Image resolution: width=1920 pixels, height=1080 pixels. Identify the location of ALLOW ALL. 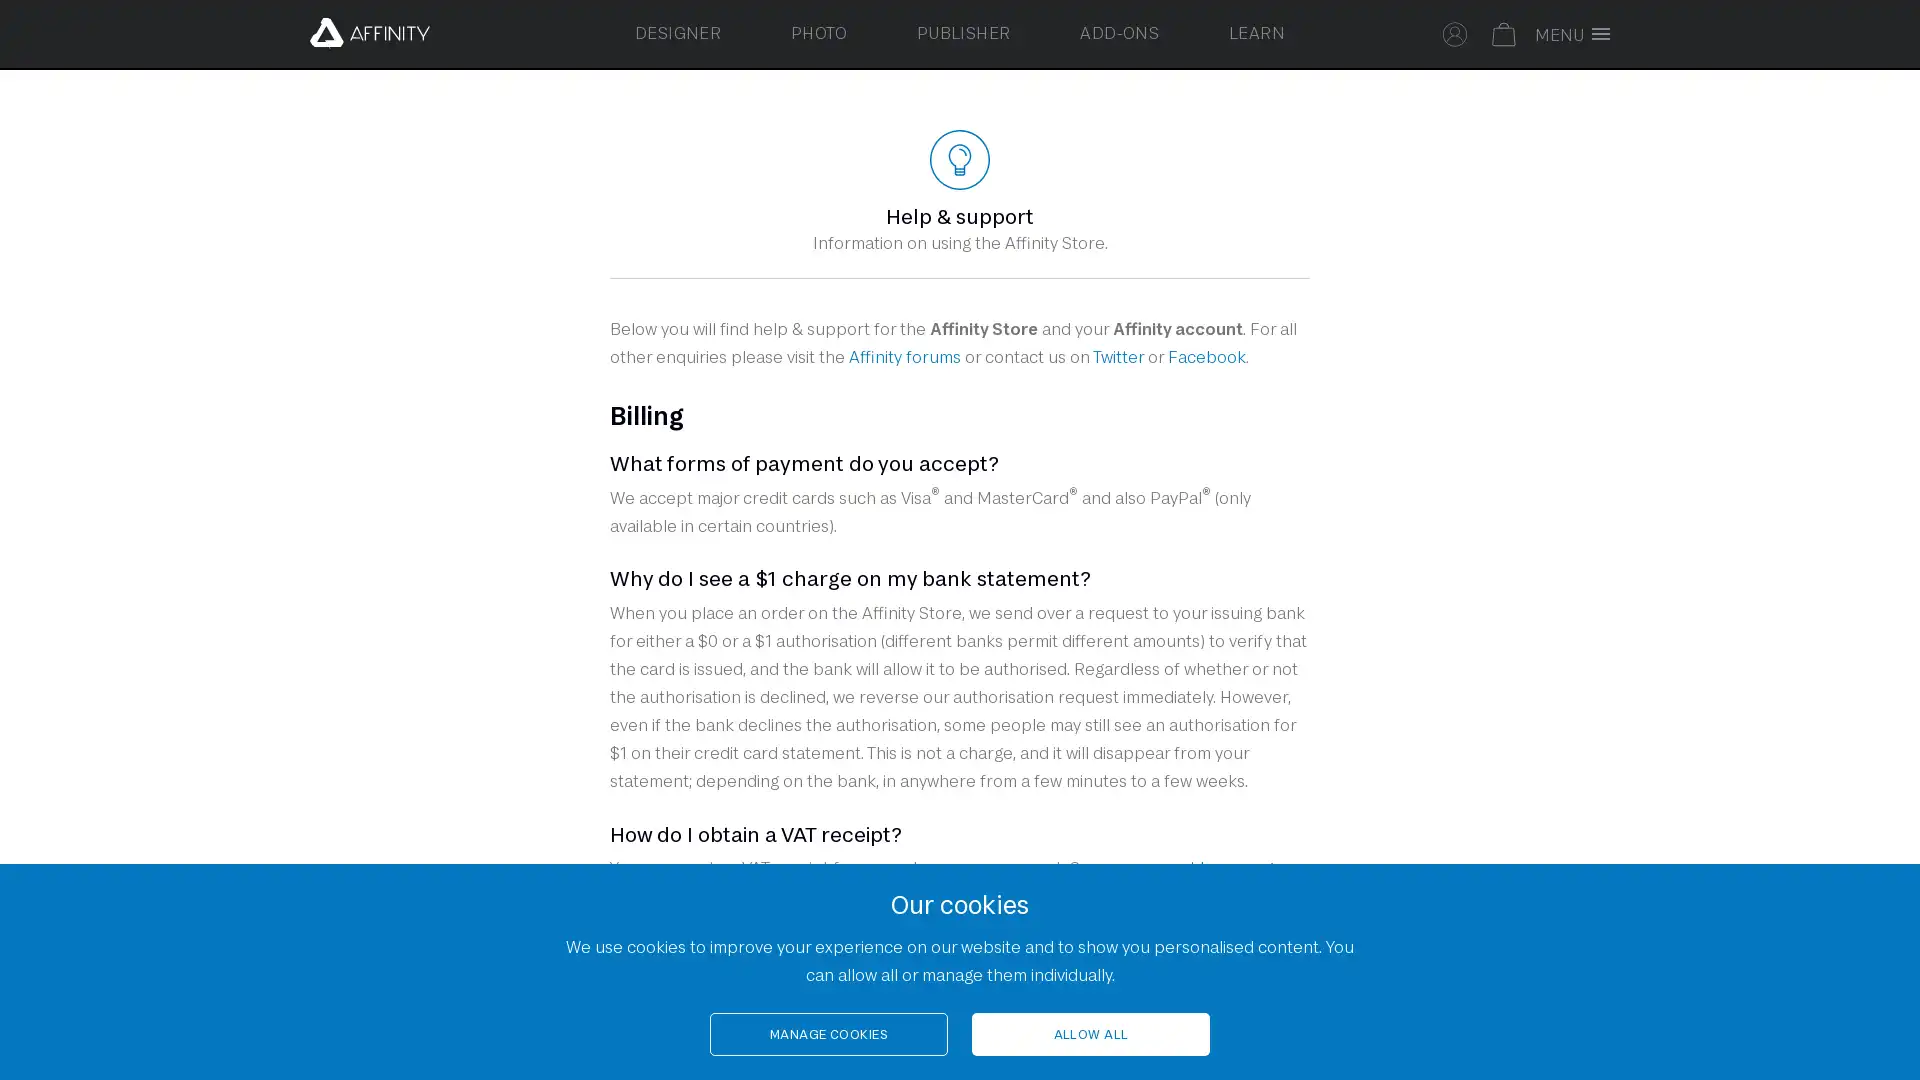
(1089, 1034).